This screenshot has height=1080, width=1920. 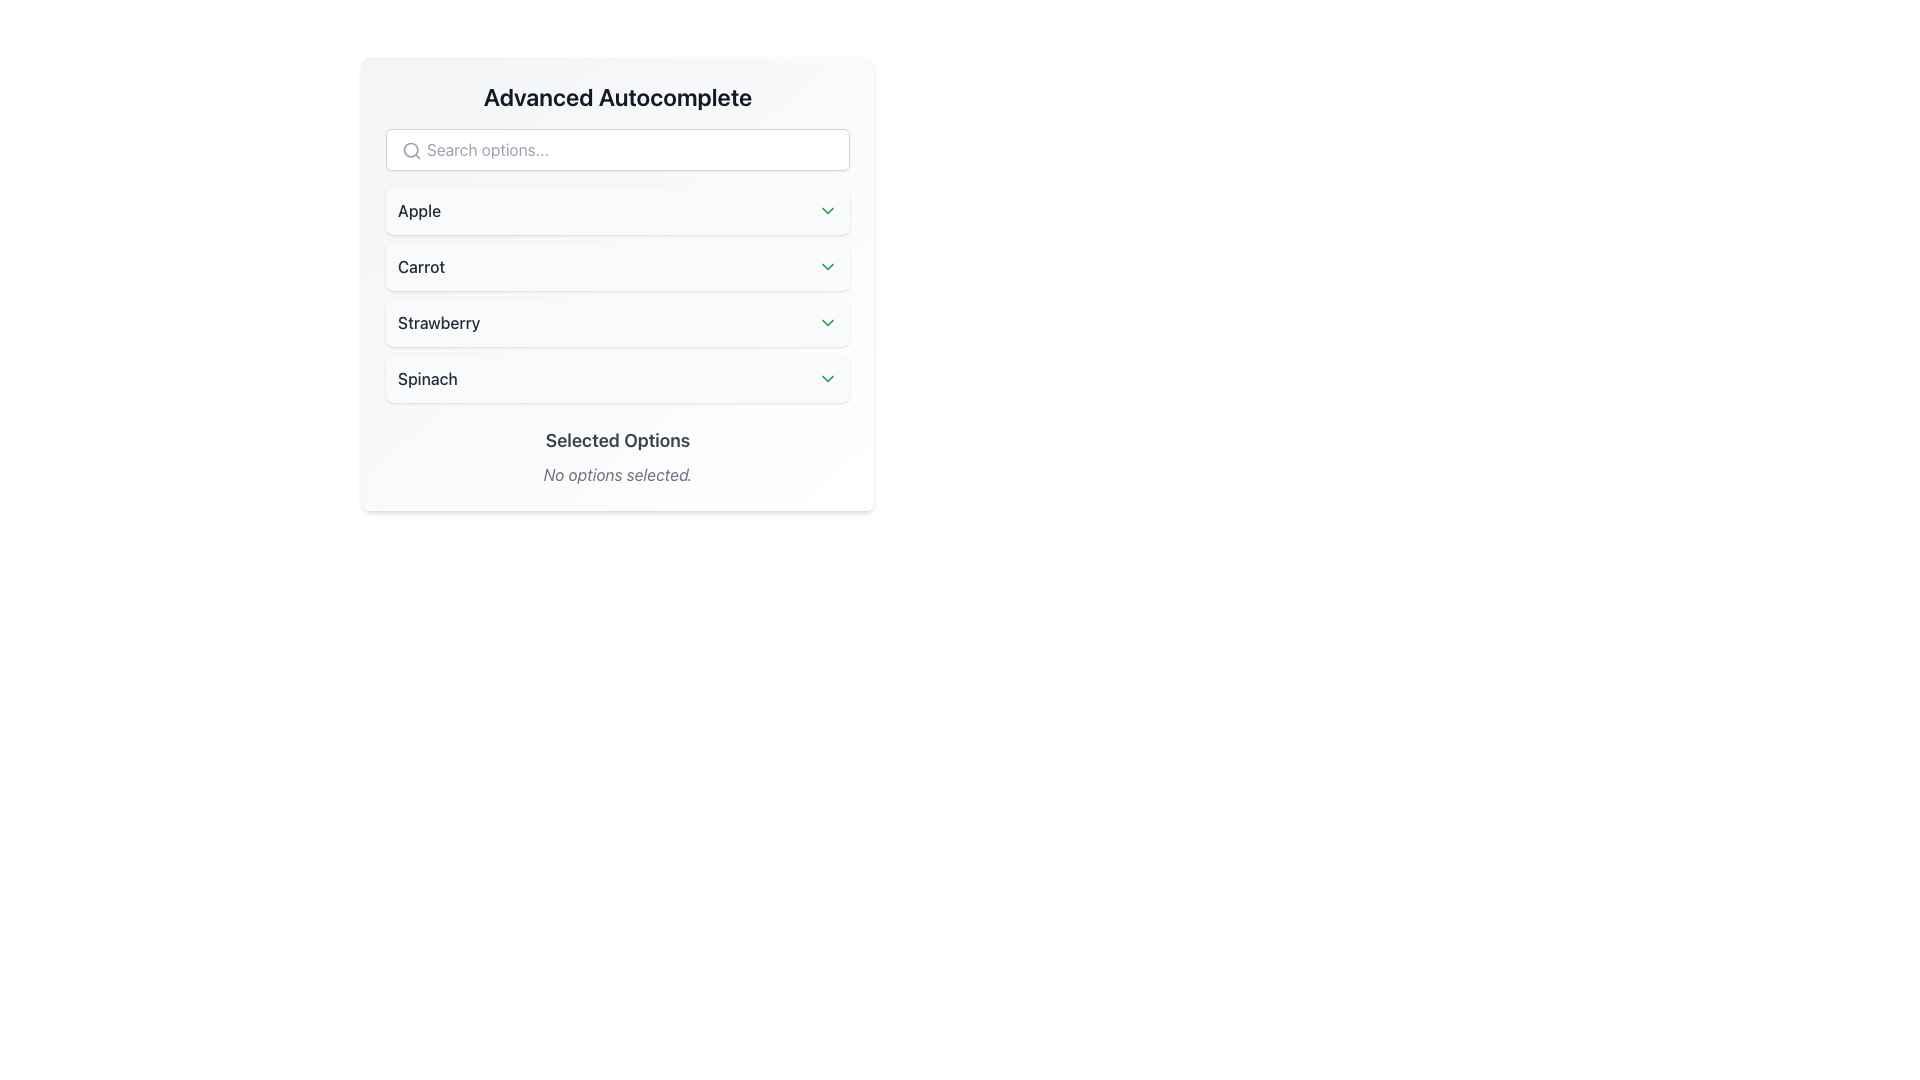 I want to click on the selectable items list component located beneath the input search bar, so click(x=617, y=294).